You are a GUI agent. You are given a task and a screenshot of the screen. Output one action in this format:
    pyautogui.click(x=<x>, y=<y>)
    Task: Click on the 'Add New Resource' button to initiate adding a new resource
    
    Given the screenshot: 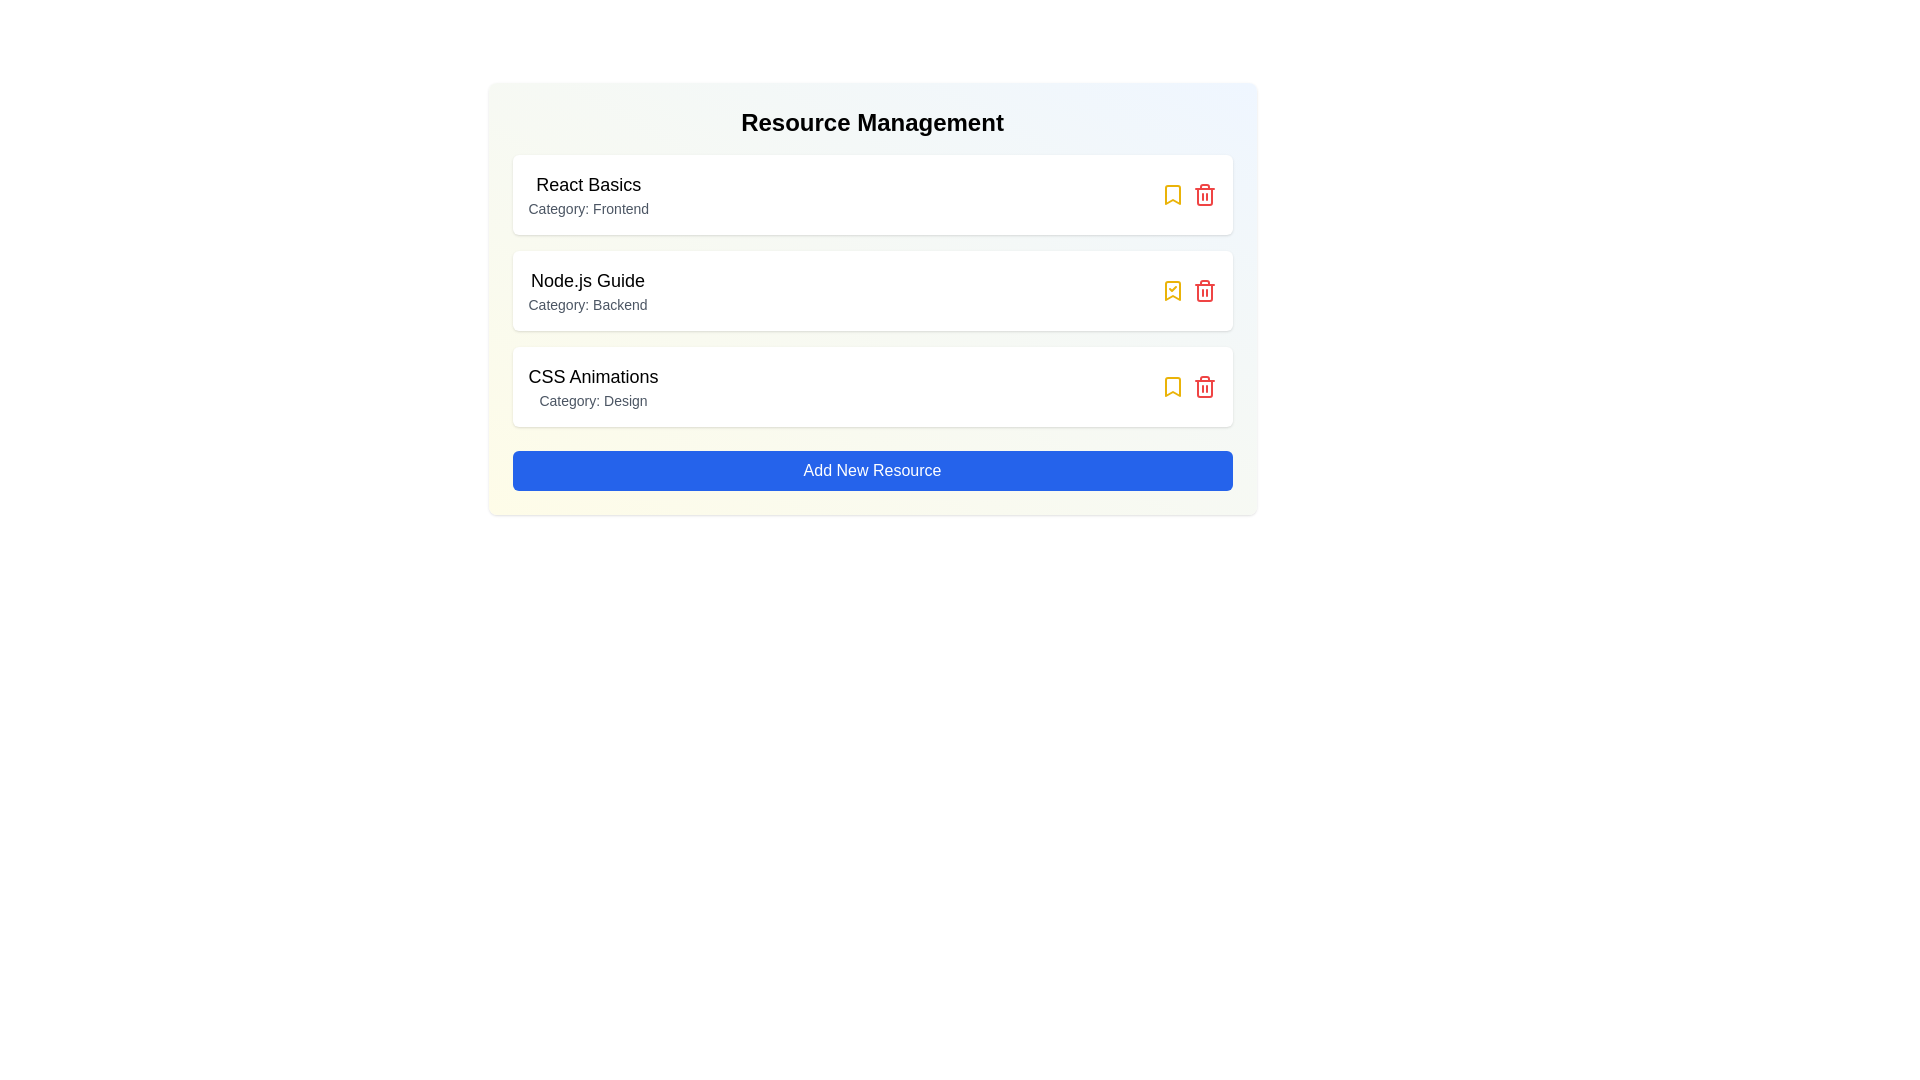 What is the action you would take?
    pyautogui.click(x=872, y=470)
    